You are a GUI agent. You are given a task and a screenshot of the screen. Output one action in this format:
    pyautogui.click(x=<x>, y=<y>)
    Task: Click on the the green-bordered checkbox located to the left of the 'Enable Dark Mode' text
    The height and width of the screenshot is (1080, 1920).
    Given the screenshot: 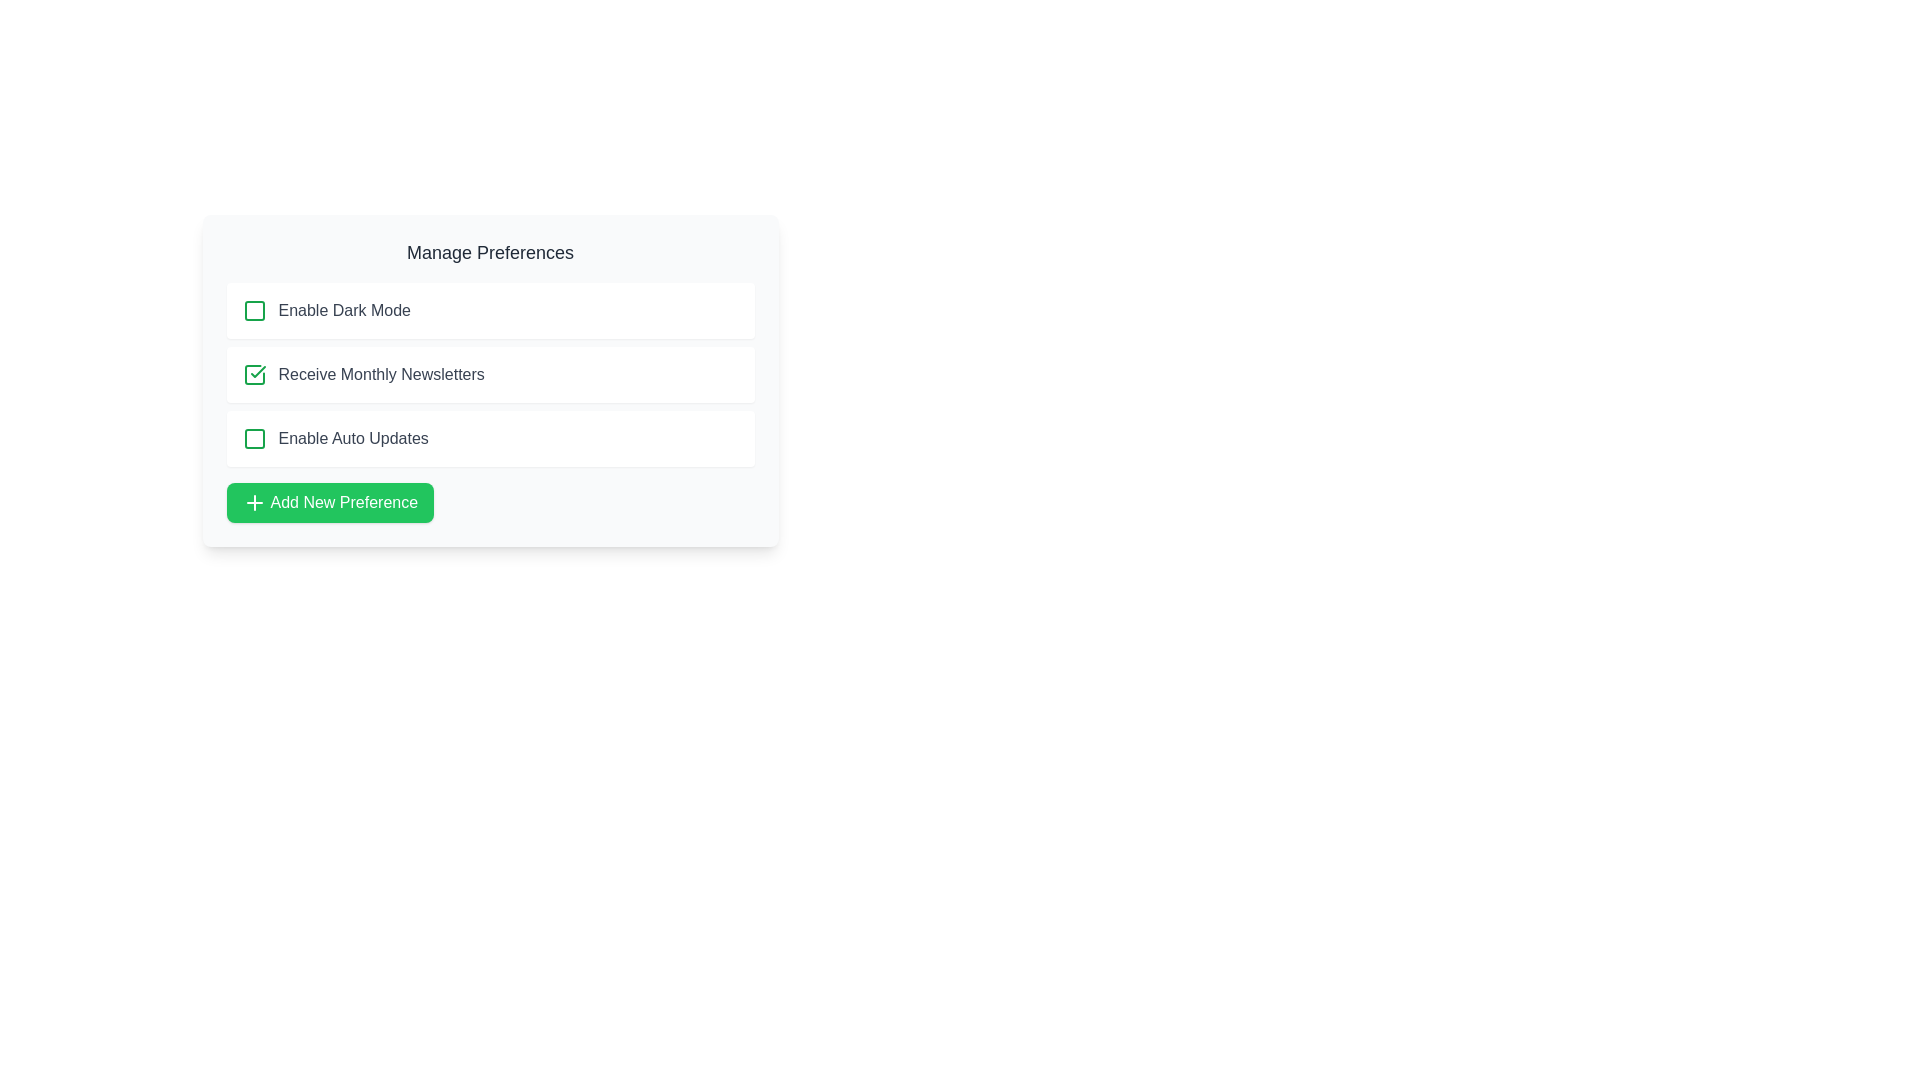 What is the action you would take?
    pyautogui.click(x=253, y=311)
    